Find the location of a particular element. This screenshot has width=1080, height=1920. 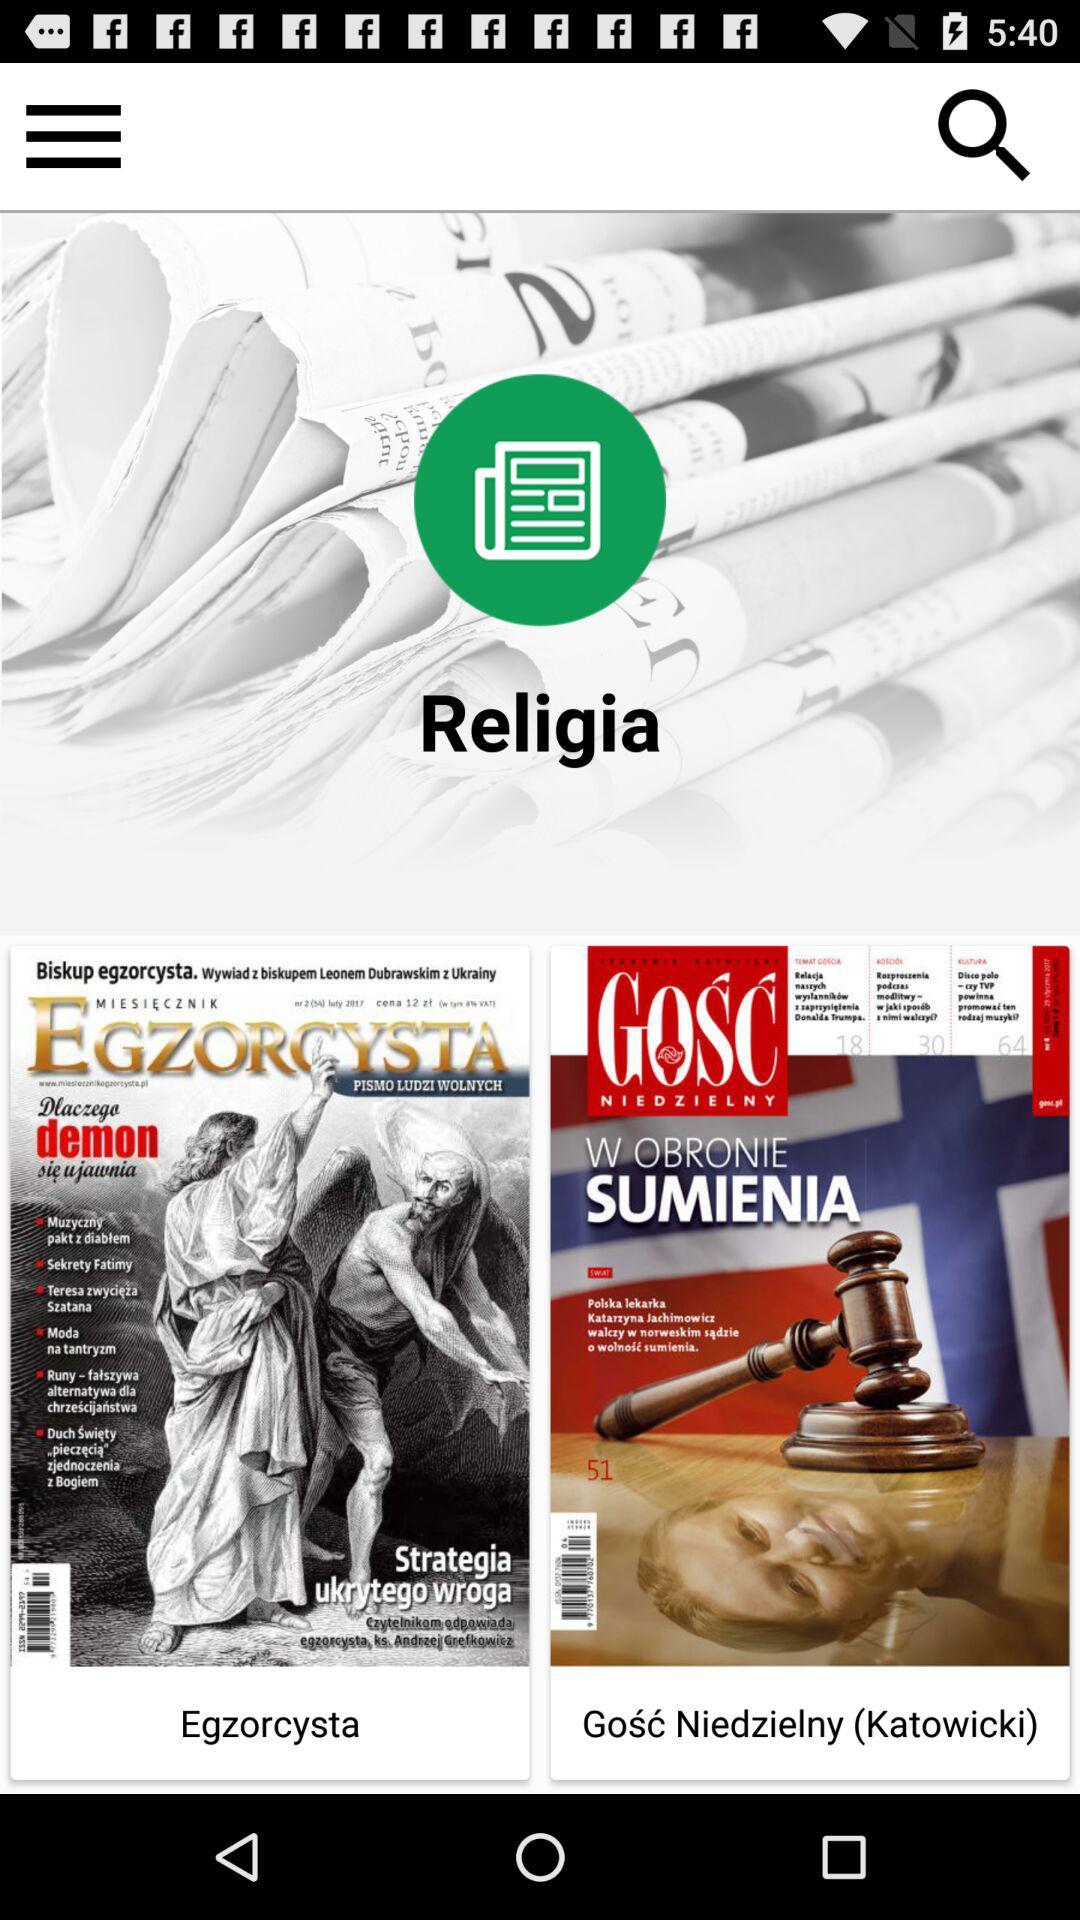

the second image to the bottom right corner of the page is located at coordinates (810, 1306).